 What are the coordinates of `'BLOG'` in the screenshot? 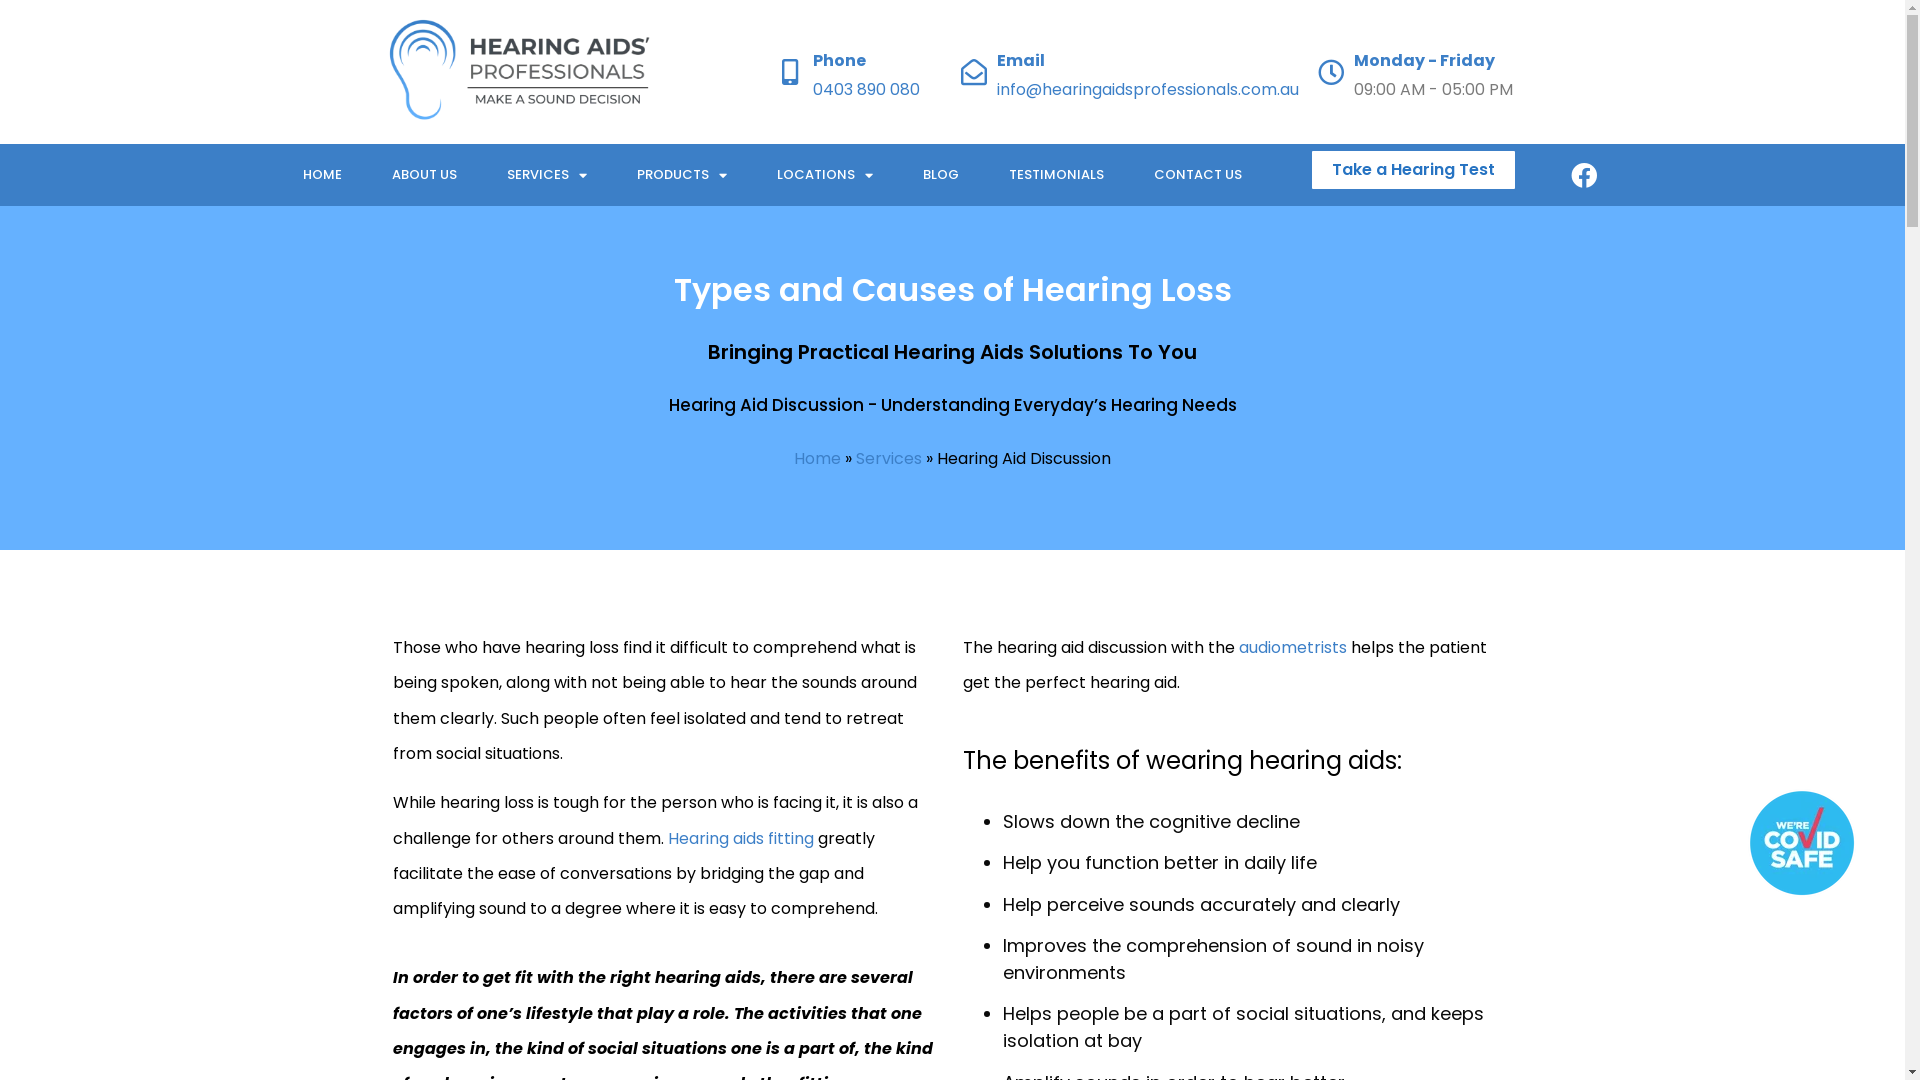 It's located at (939, 173).